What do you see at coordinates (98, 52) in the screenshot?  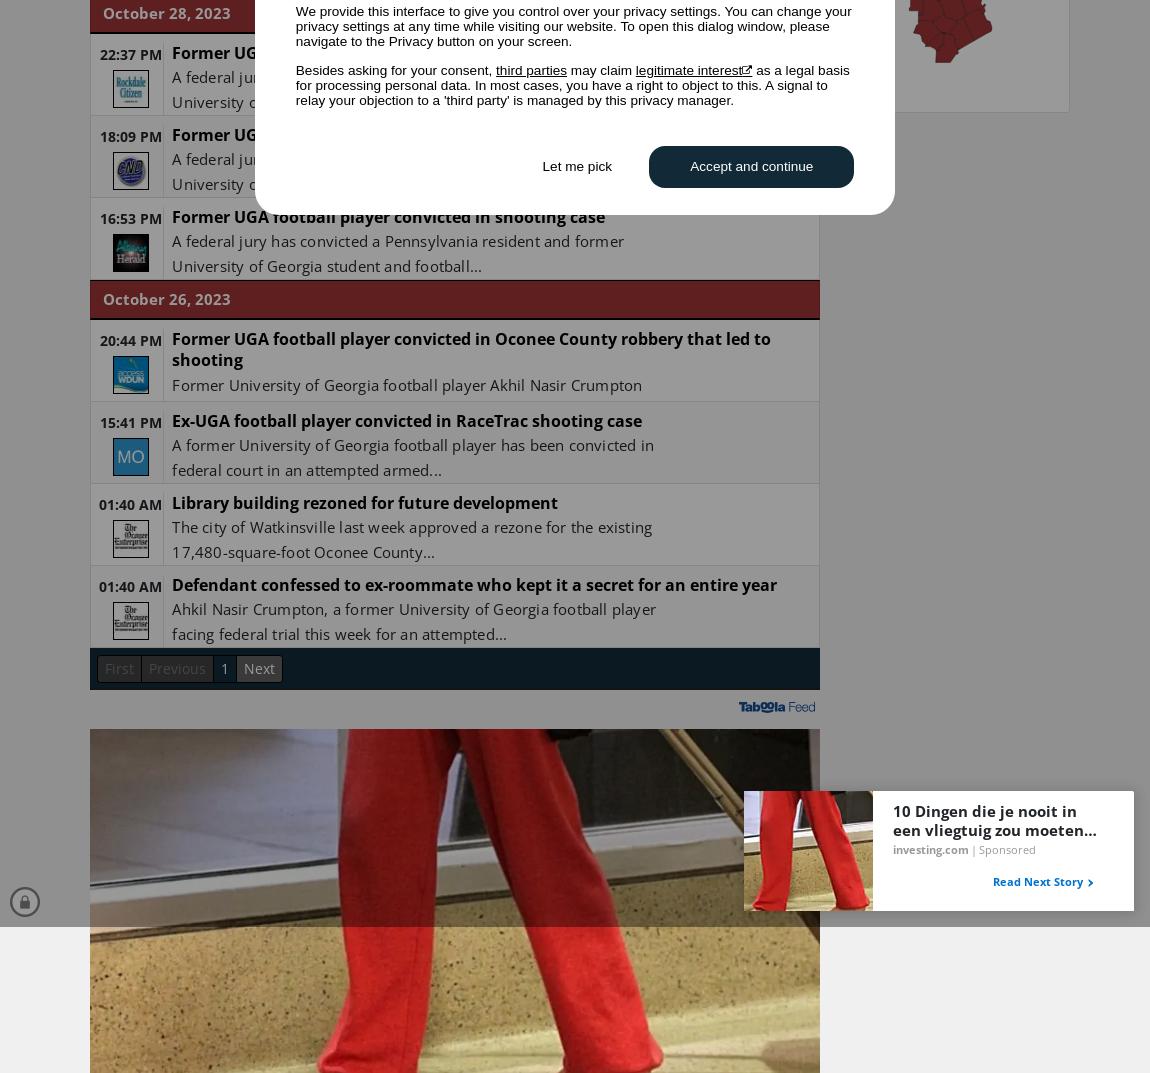 I see `'22:37 PM'` at bounding box center [98, 52].